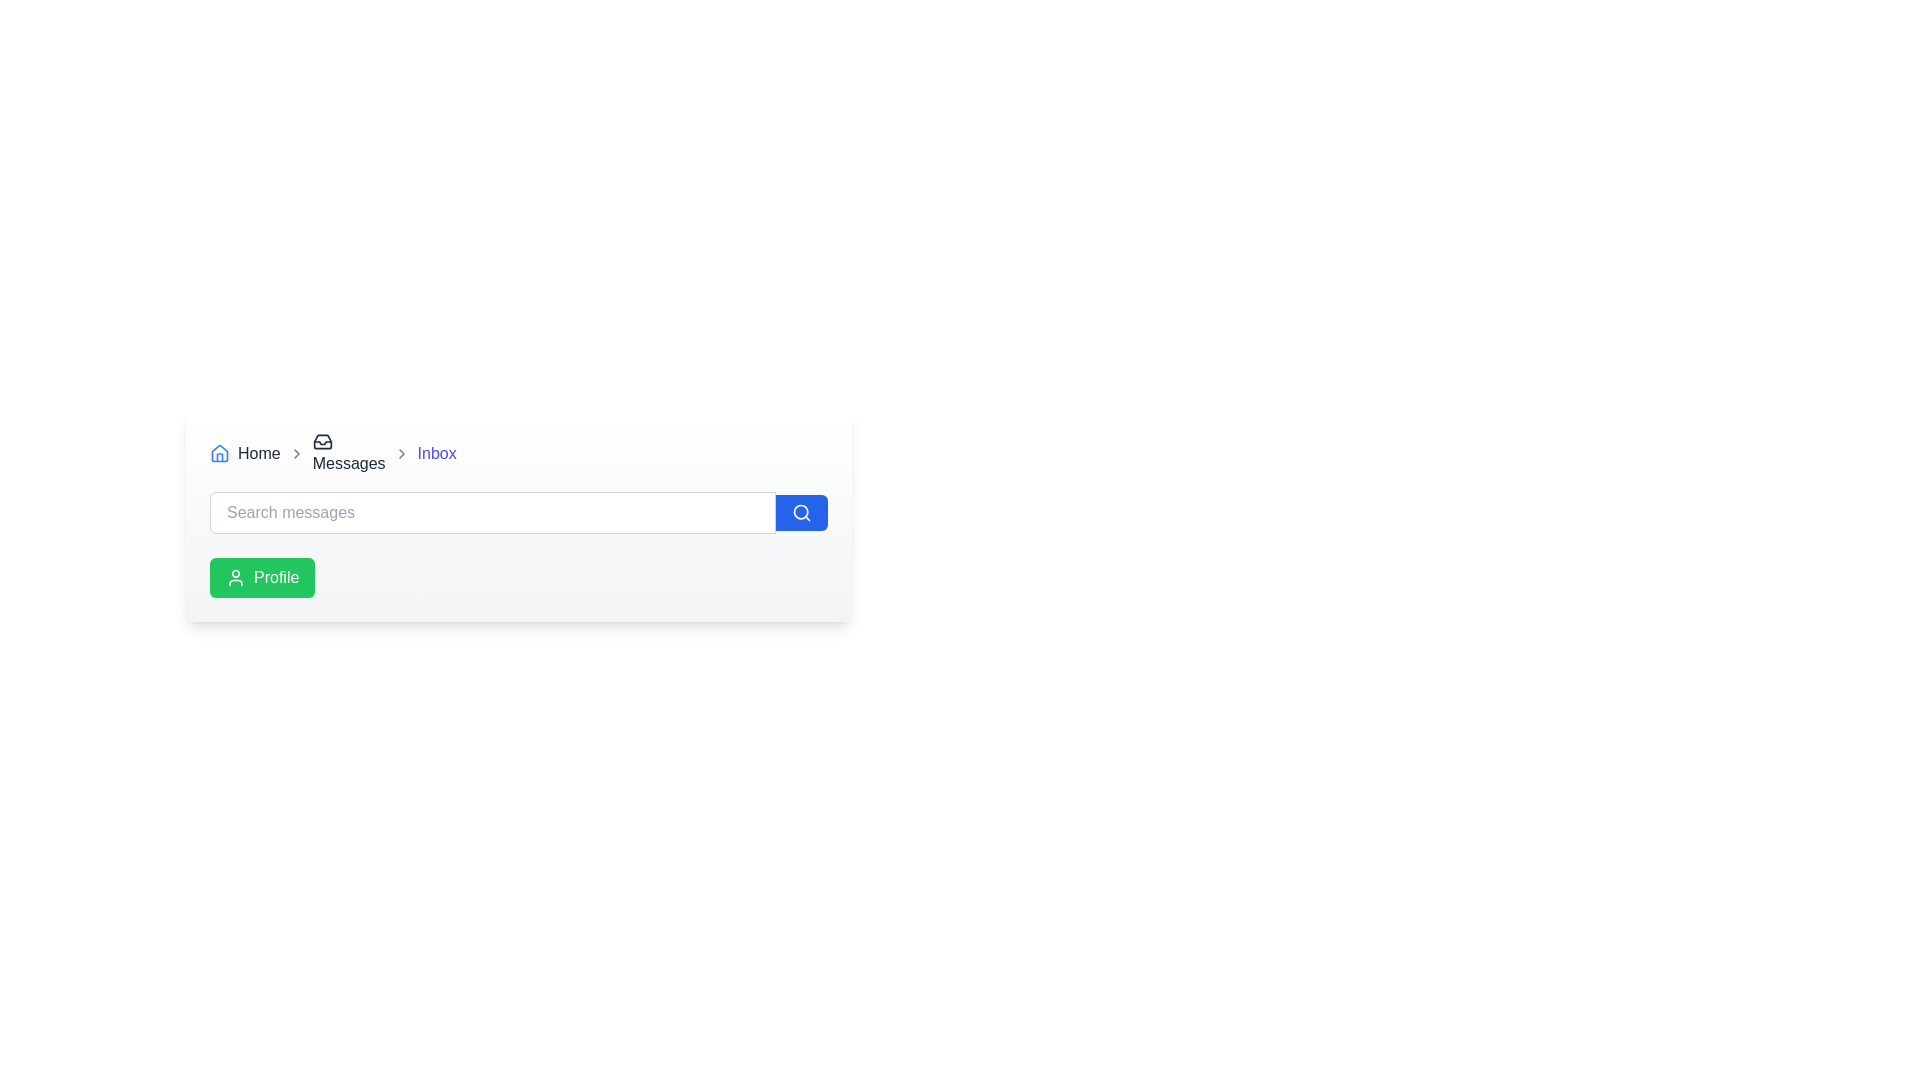  What do you see at coordinates (295, 454) in the screenshot?
I see `the navigational hierarchy icon located between the 'Home' and 'Messages' sections` at bounding box center [295, 454].